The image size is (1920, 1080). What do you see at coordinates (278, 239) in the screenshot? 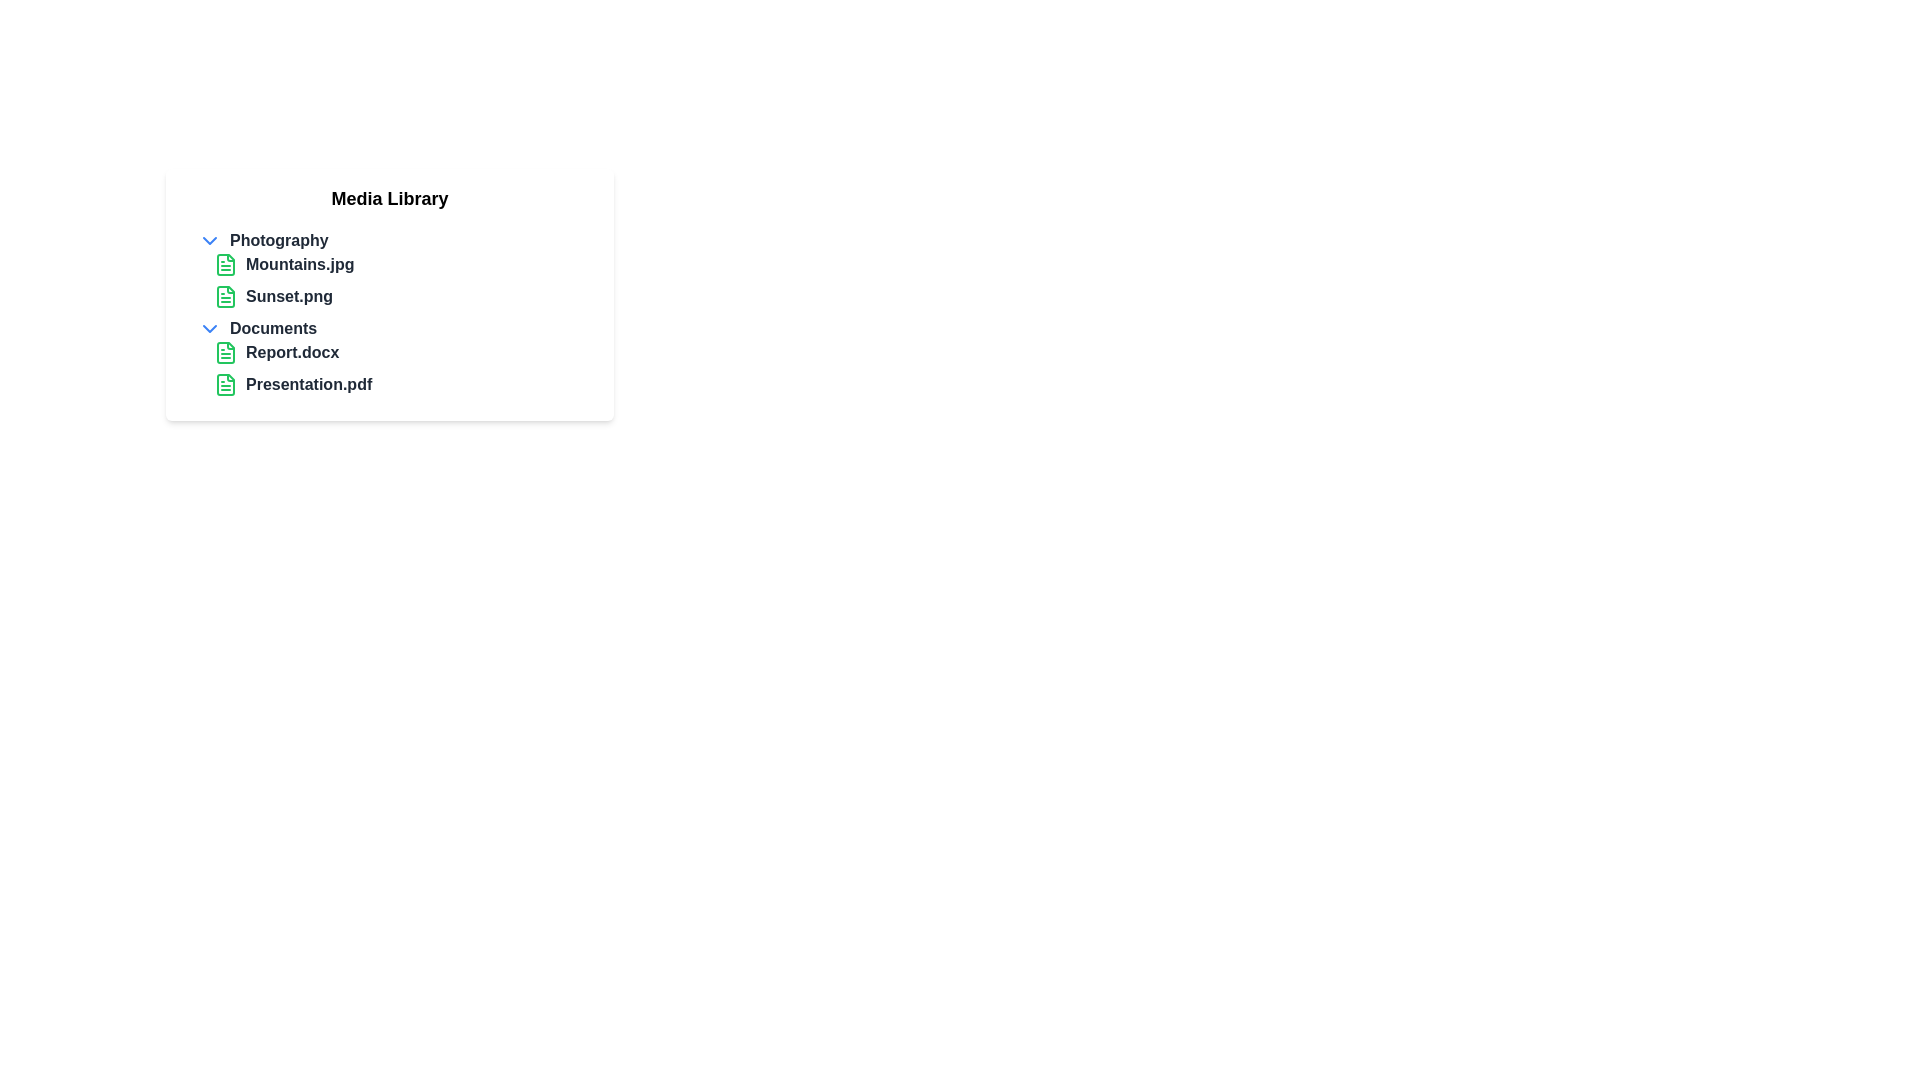
I see `the bold 'Photography' text label in dark gray font to expand or collapse the category` at bounding box center [278, 239].